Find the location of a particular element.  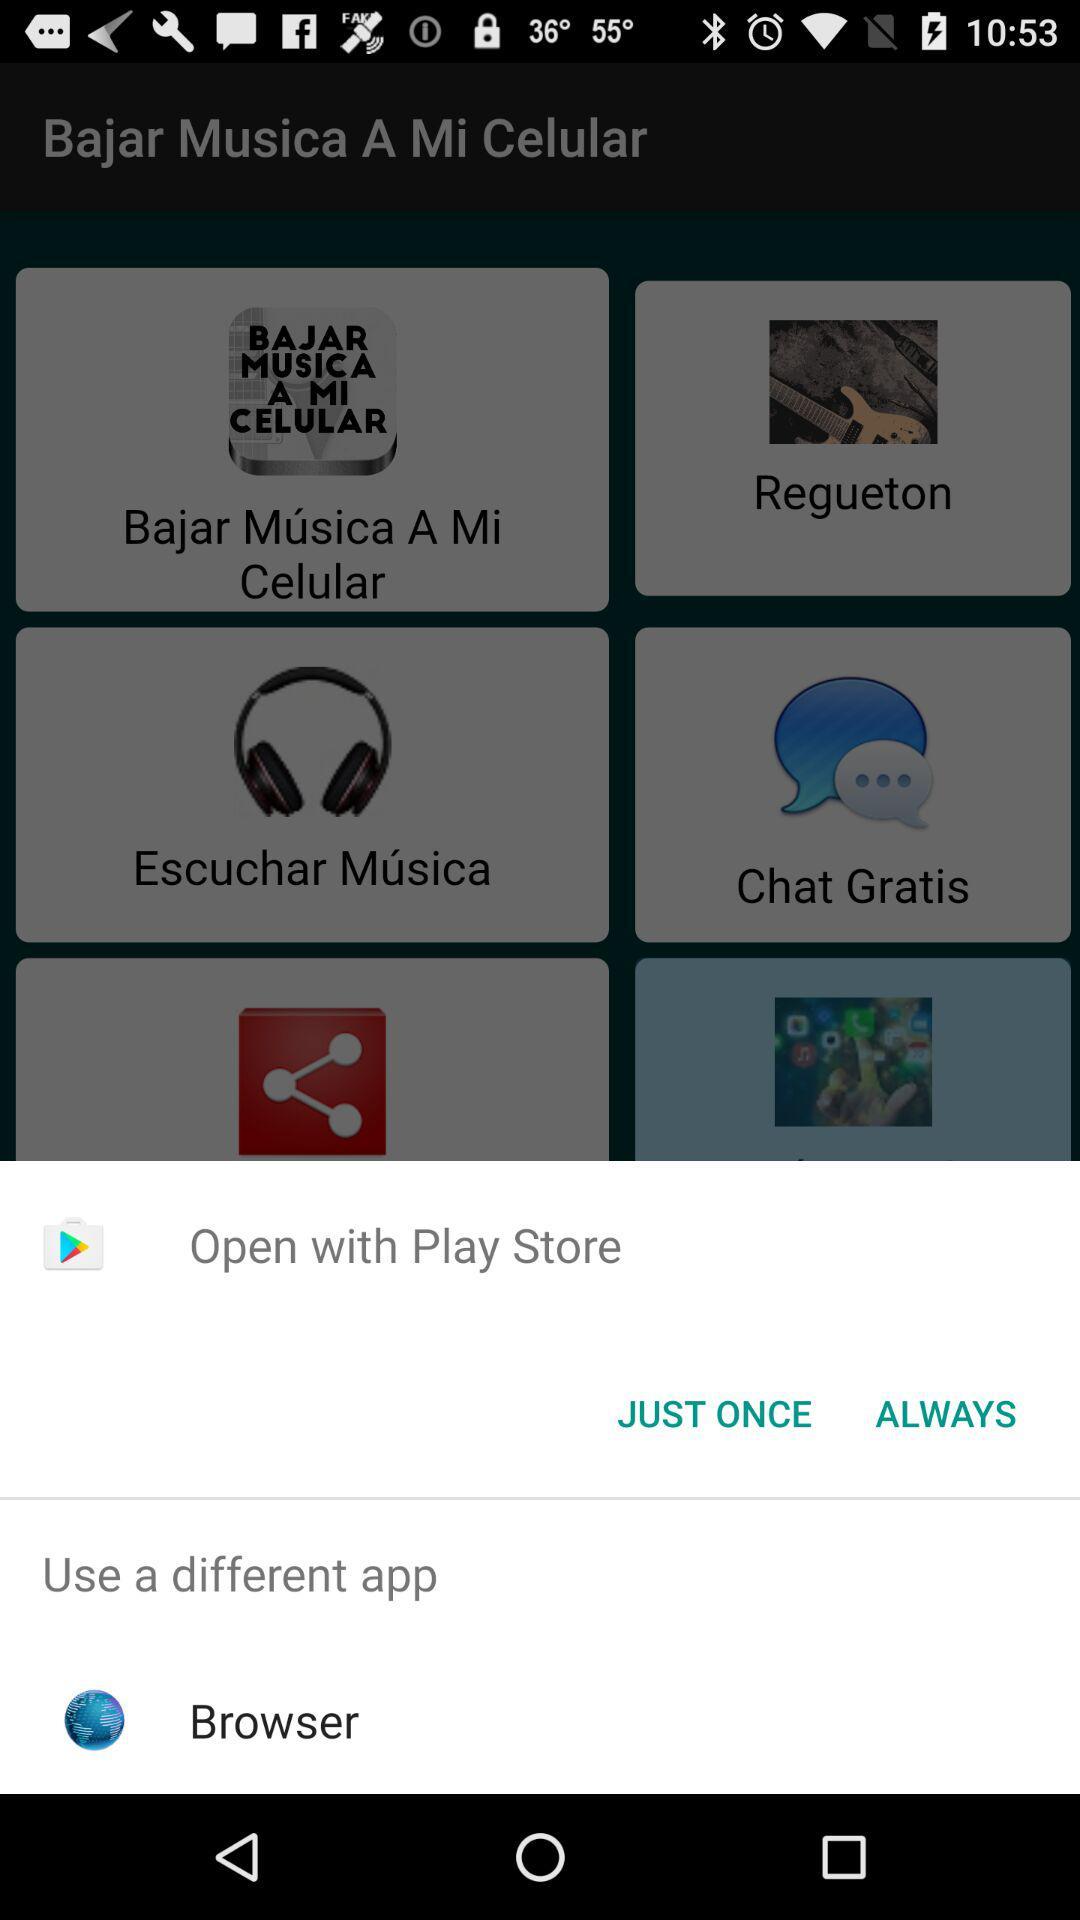

button to the left of always item is located at coordinates (713, 1411).